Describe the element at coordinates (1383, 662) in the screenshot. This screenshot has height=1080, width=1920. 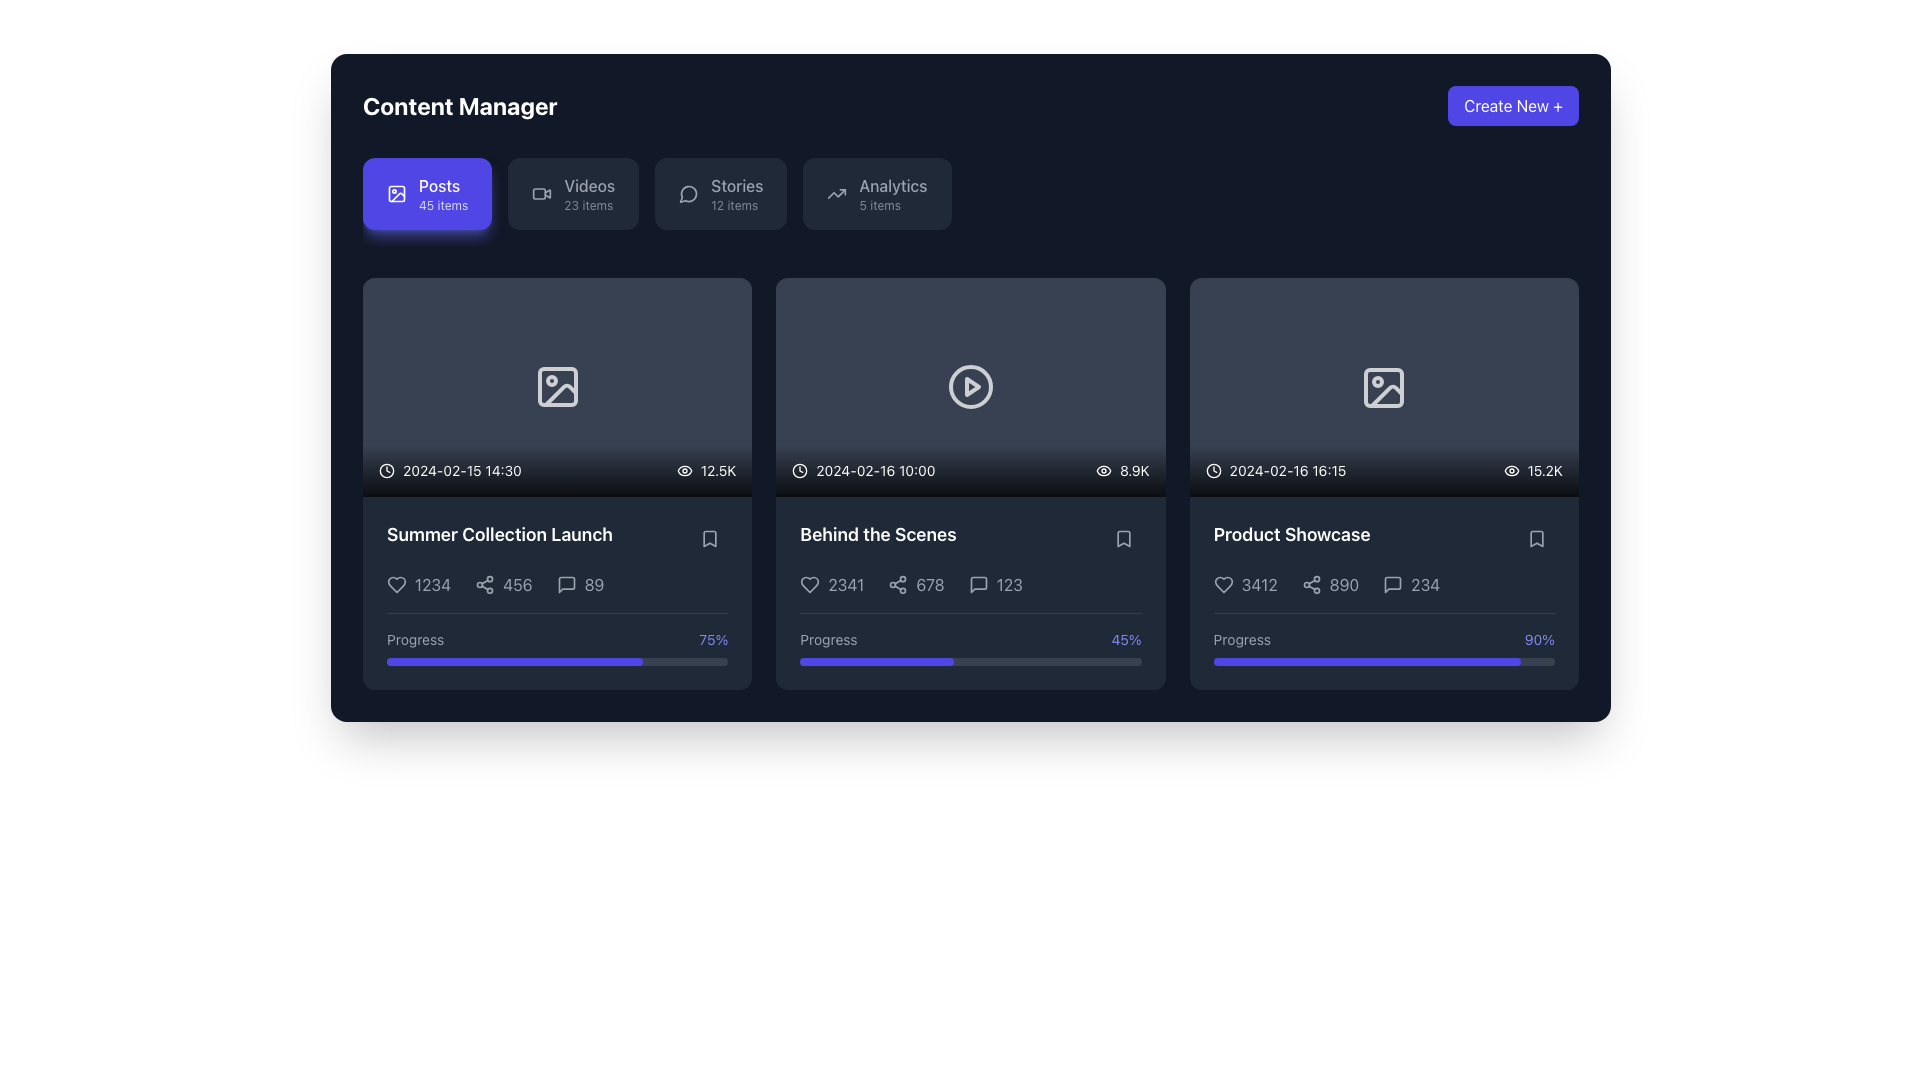
I see `the progress bar with rounded corners indicating 90% completion located at the bottom of the 'Product Showcase' card in the third column` at that location.